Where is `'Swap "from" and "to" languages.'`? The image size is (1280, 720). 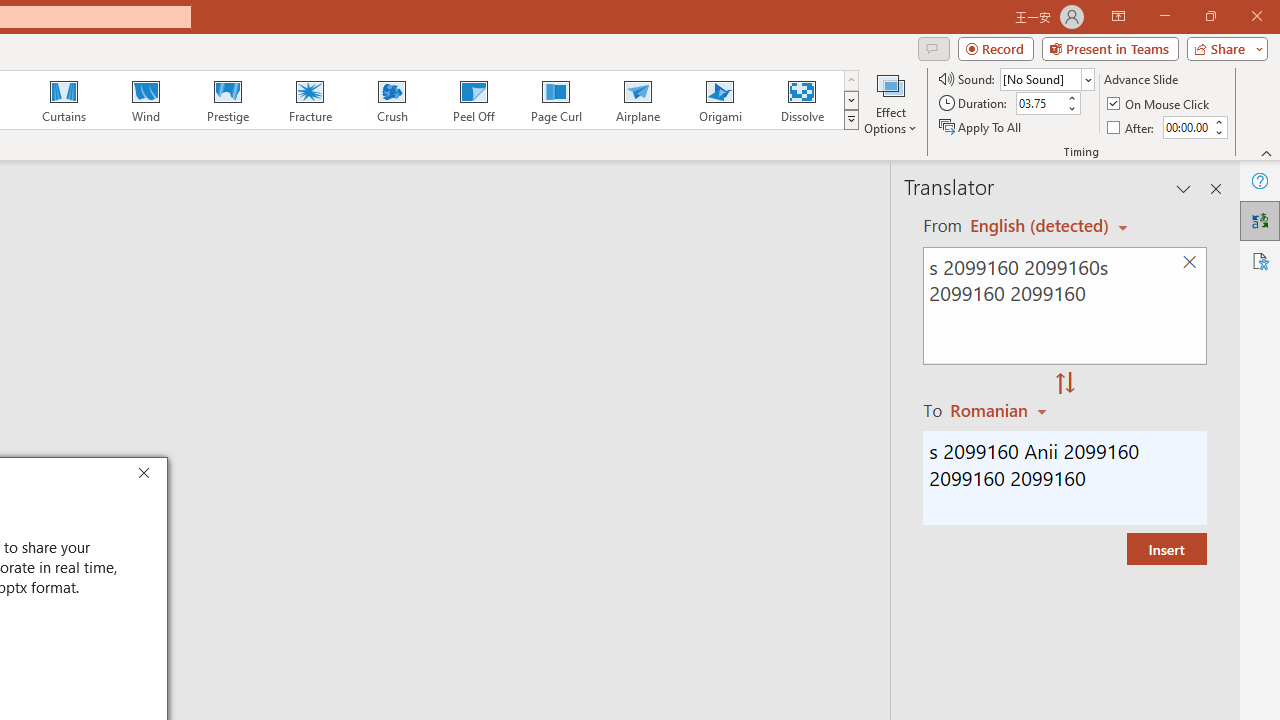 'Swap "from" and "to" languages.' is located at coordinates (1064, 384).